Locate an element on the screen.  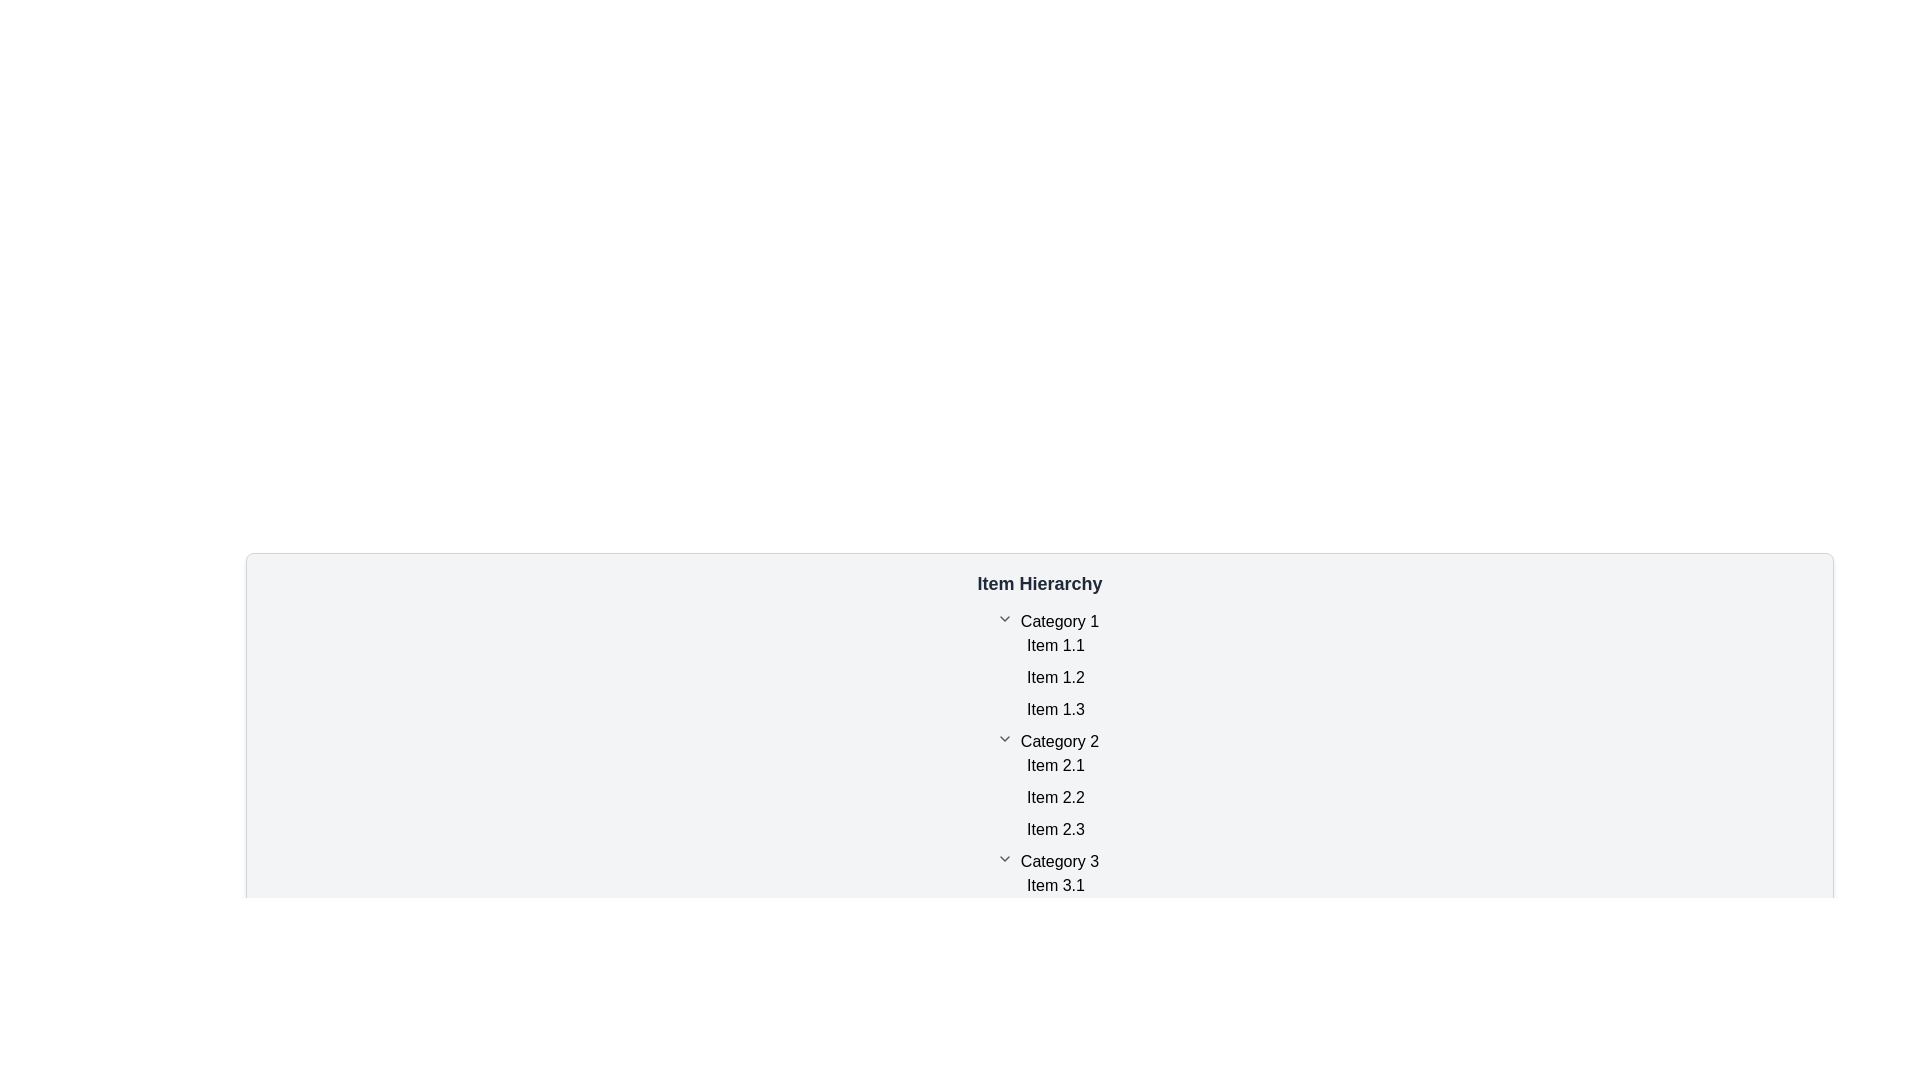
the text label displaying 'Item 1.1' in black font is located at coordinates (1055, 644).